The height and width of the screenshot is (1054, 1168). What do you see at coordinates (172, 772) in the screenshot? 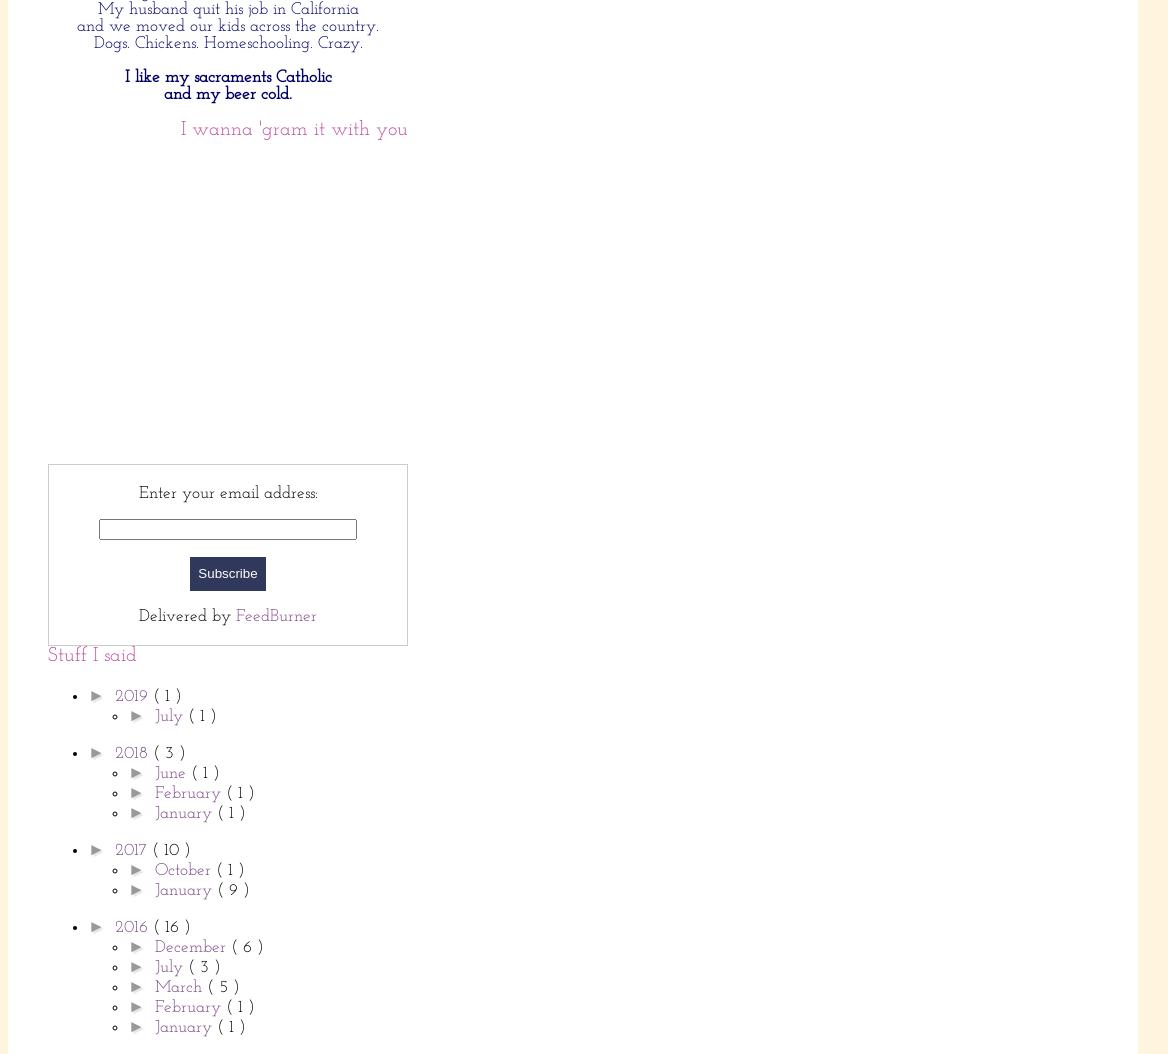
I see `'June'` at bounding box center [172, 772].